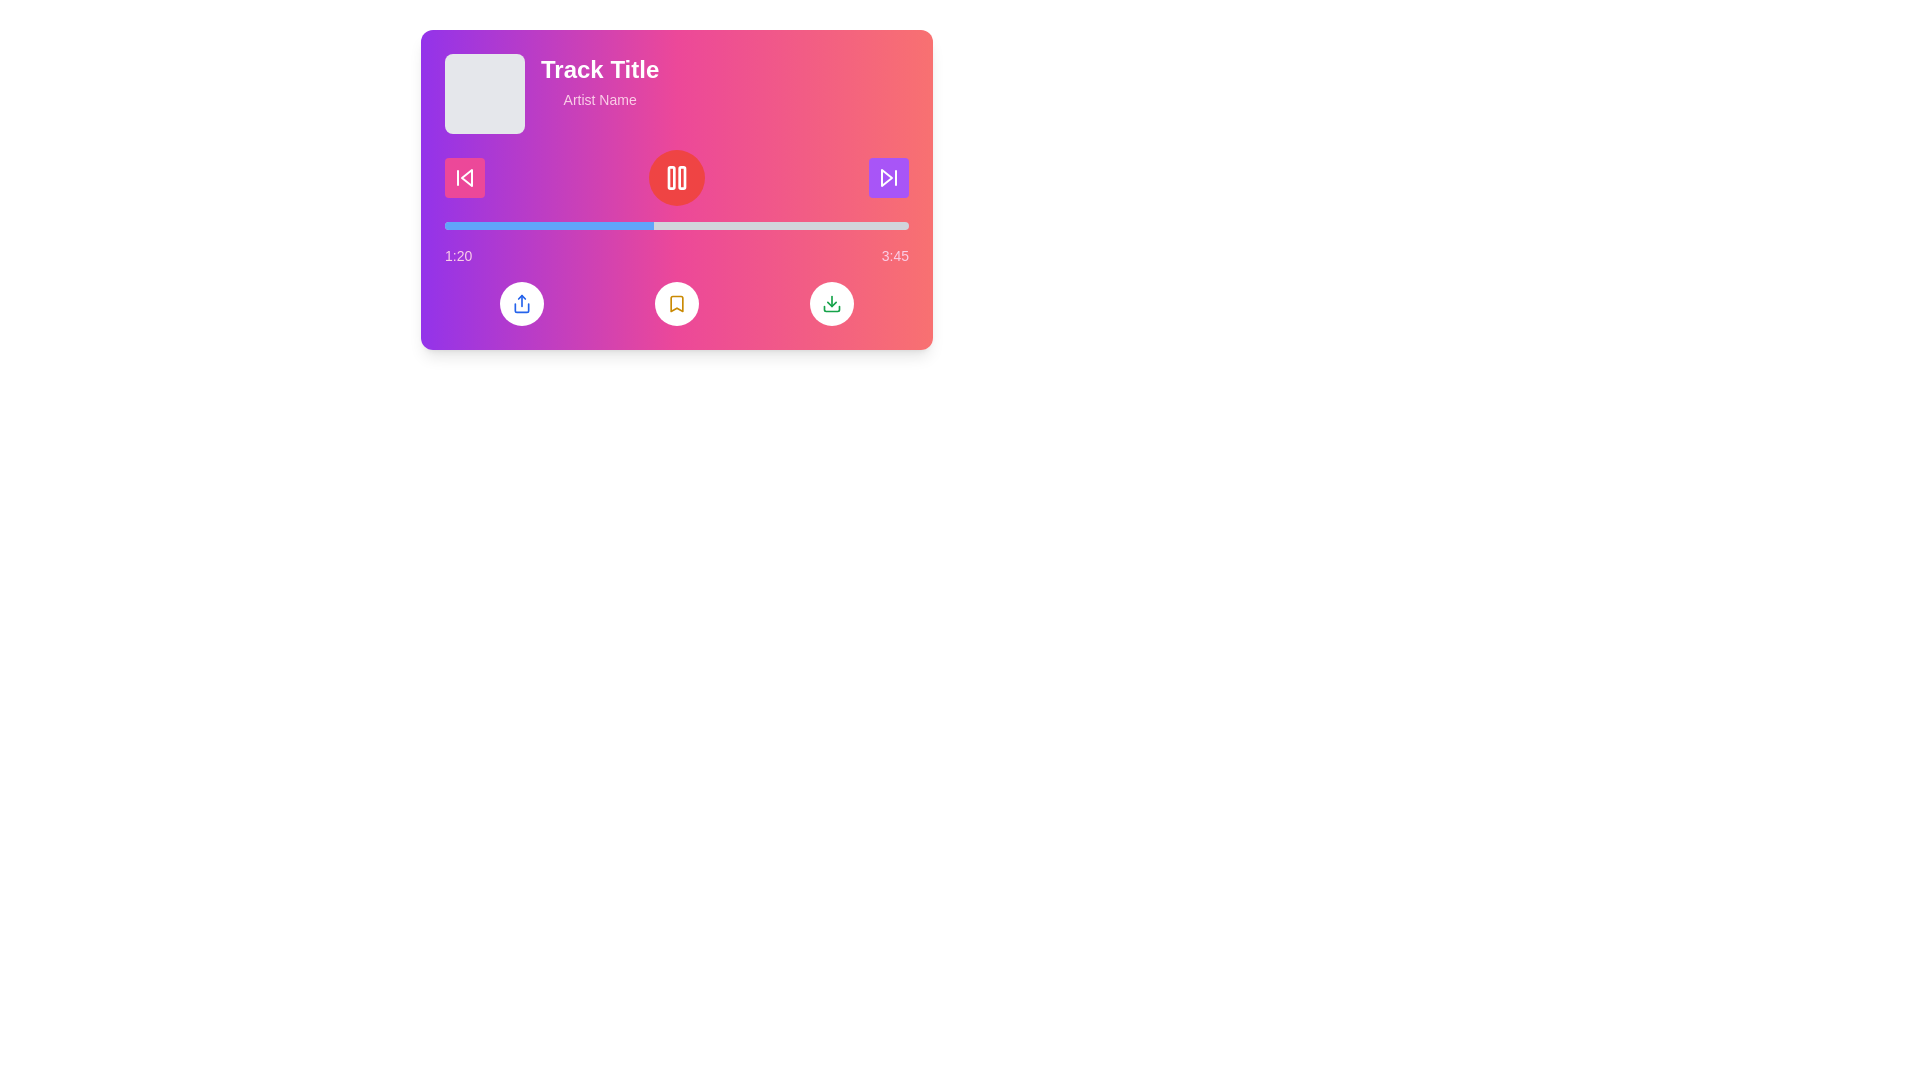  Describe the element at coordinates (464, 176) in the screenshot. I see `the 'Skip Backward' button located on the left side of the button layout` at that location.